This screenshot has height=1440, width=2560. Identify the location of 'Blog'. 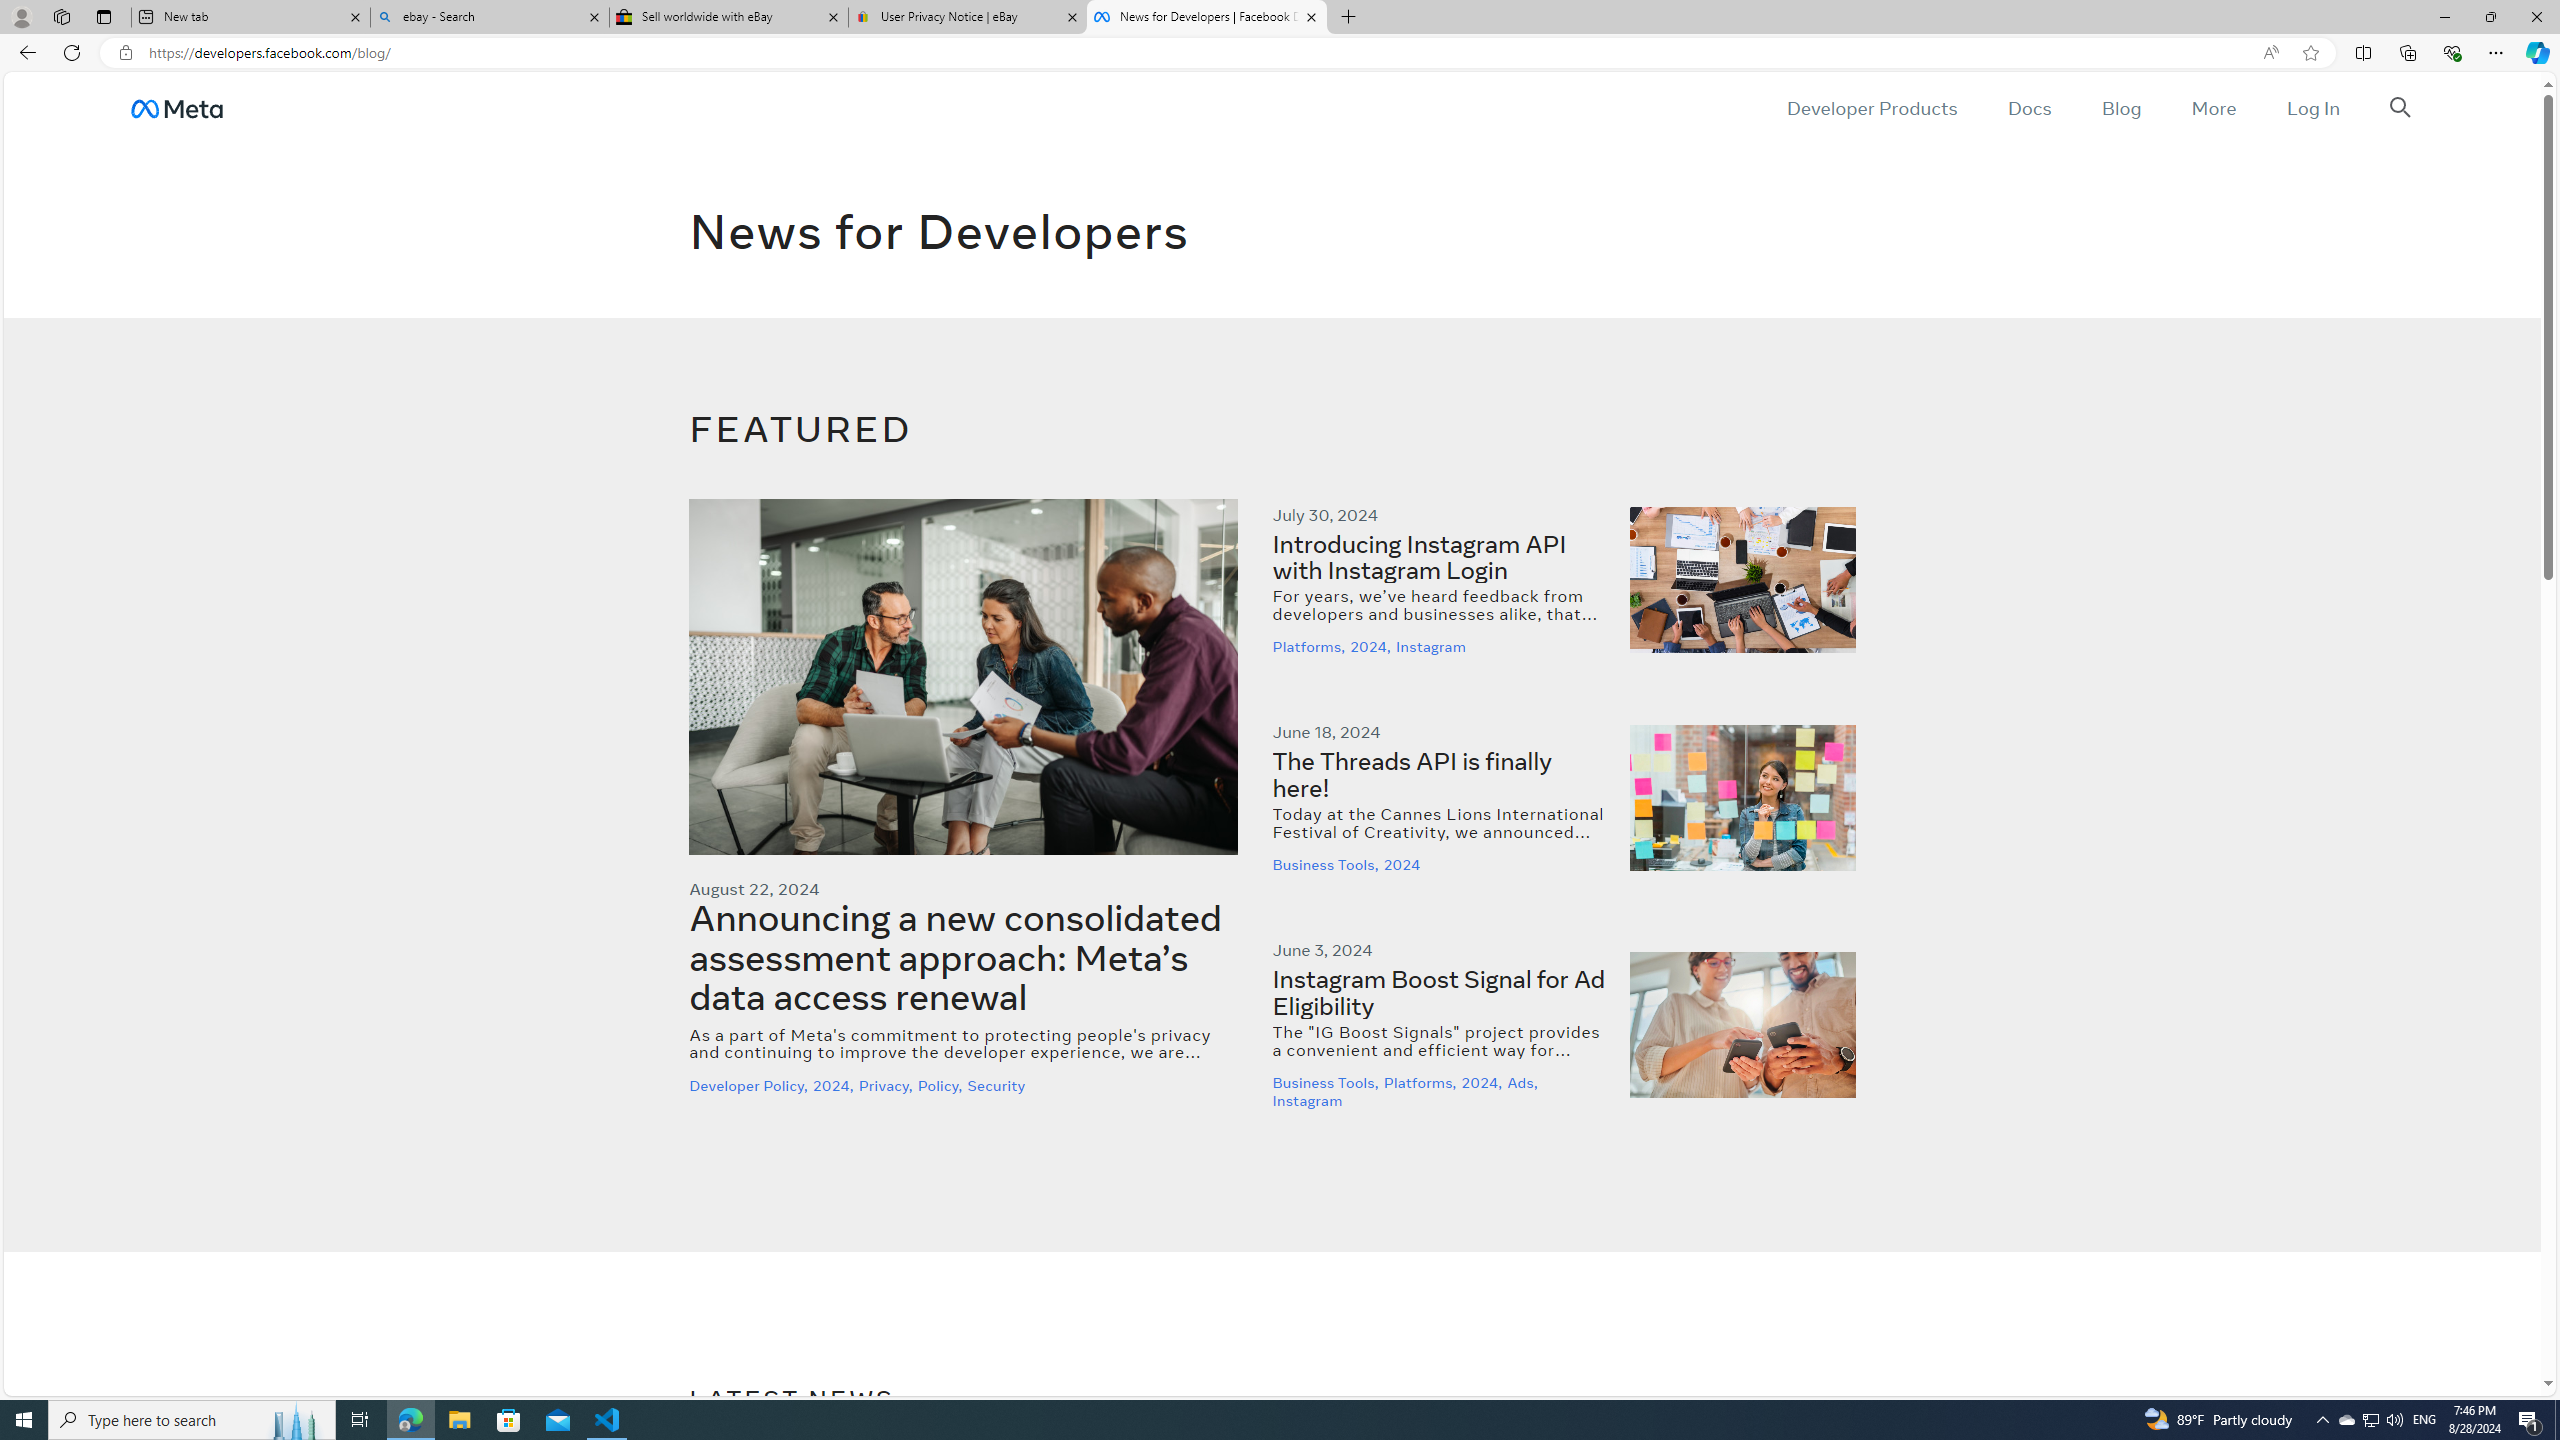
(2119, 107).